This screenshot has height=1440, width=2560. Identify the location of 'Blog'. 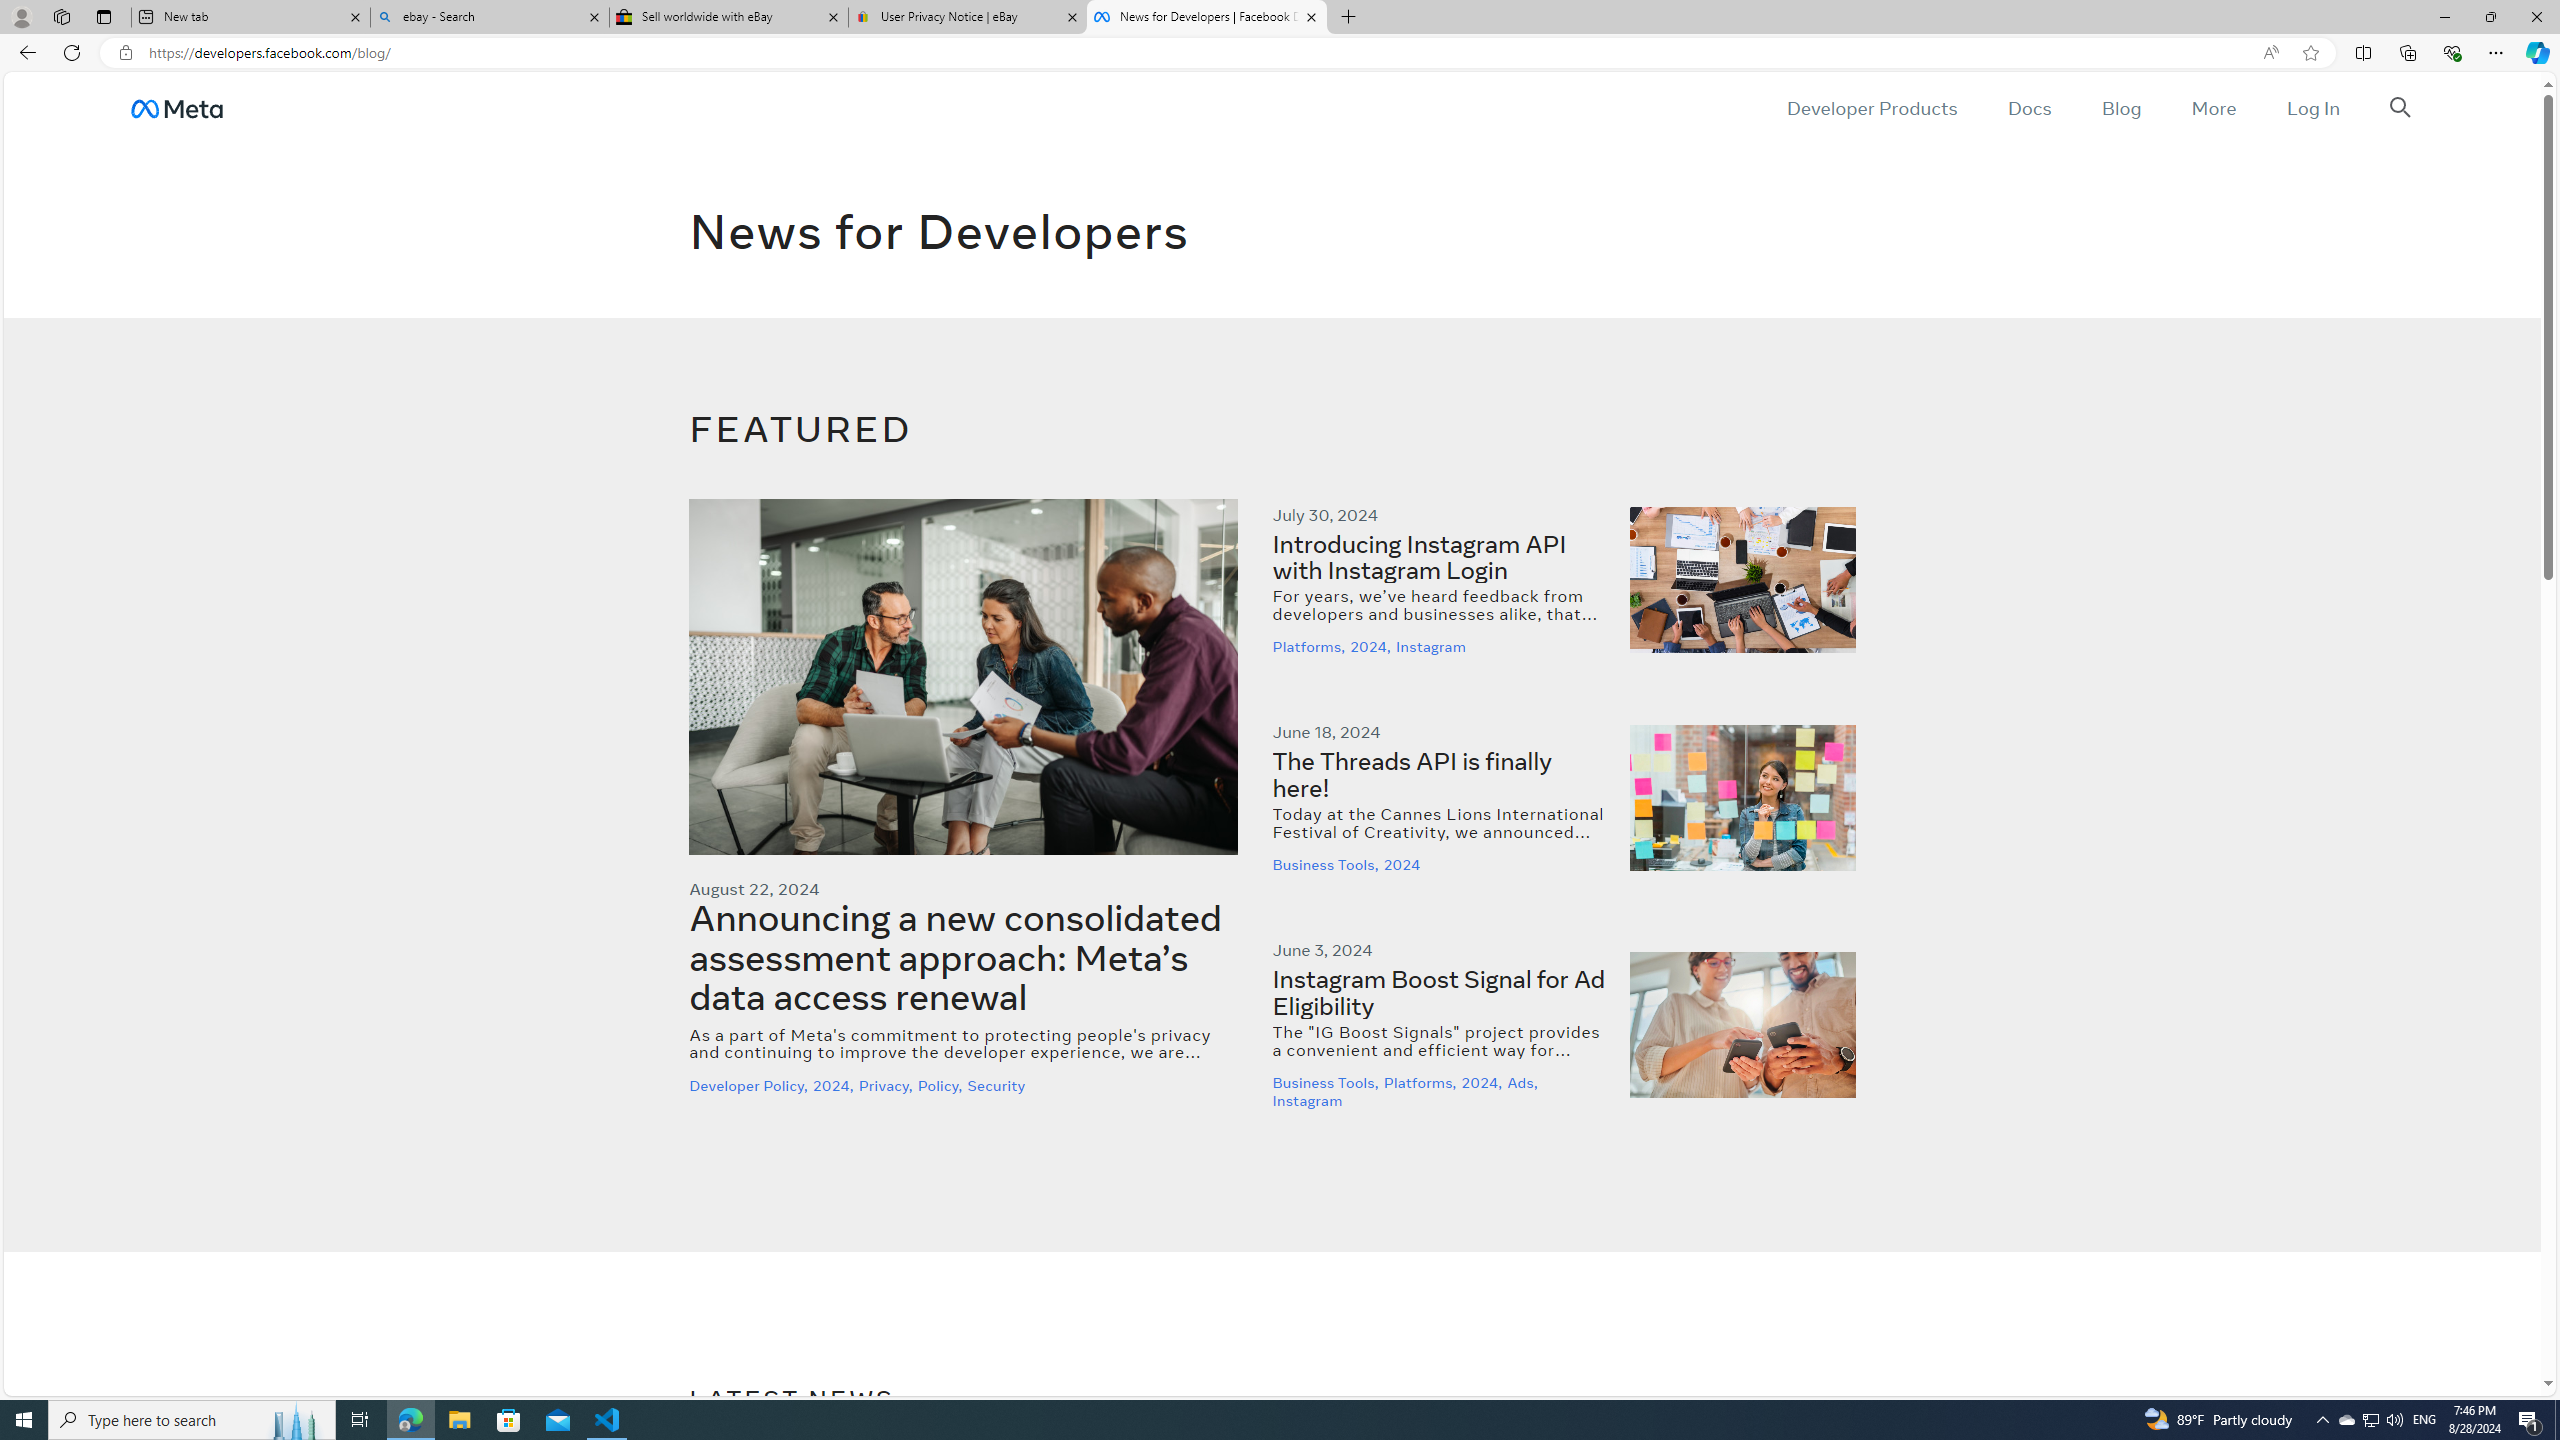
(2119, 107).